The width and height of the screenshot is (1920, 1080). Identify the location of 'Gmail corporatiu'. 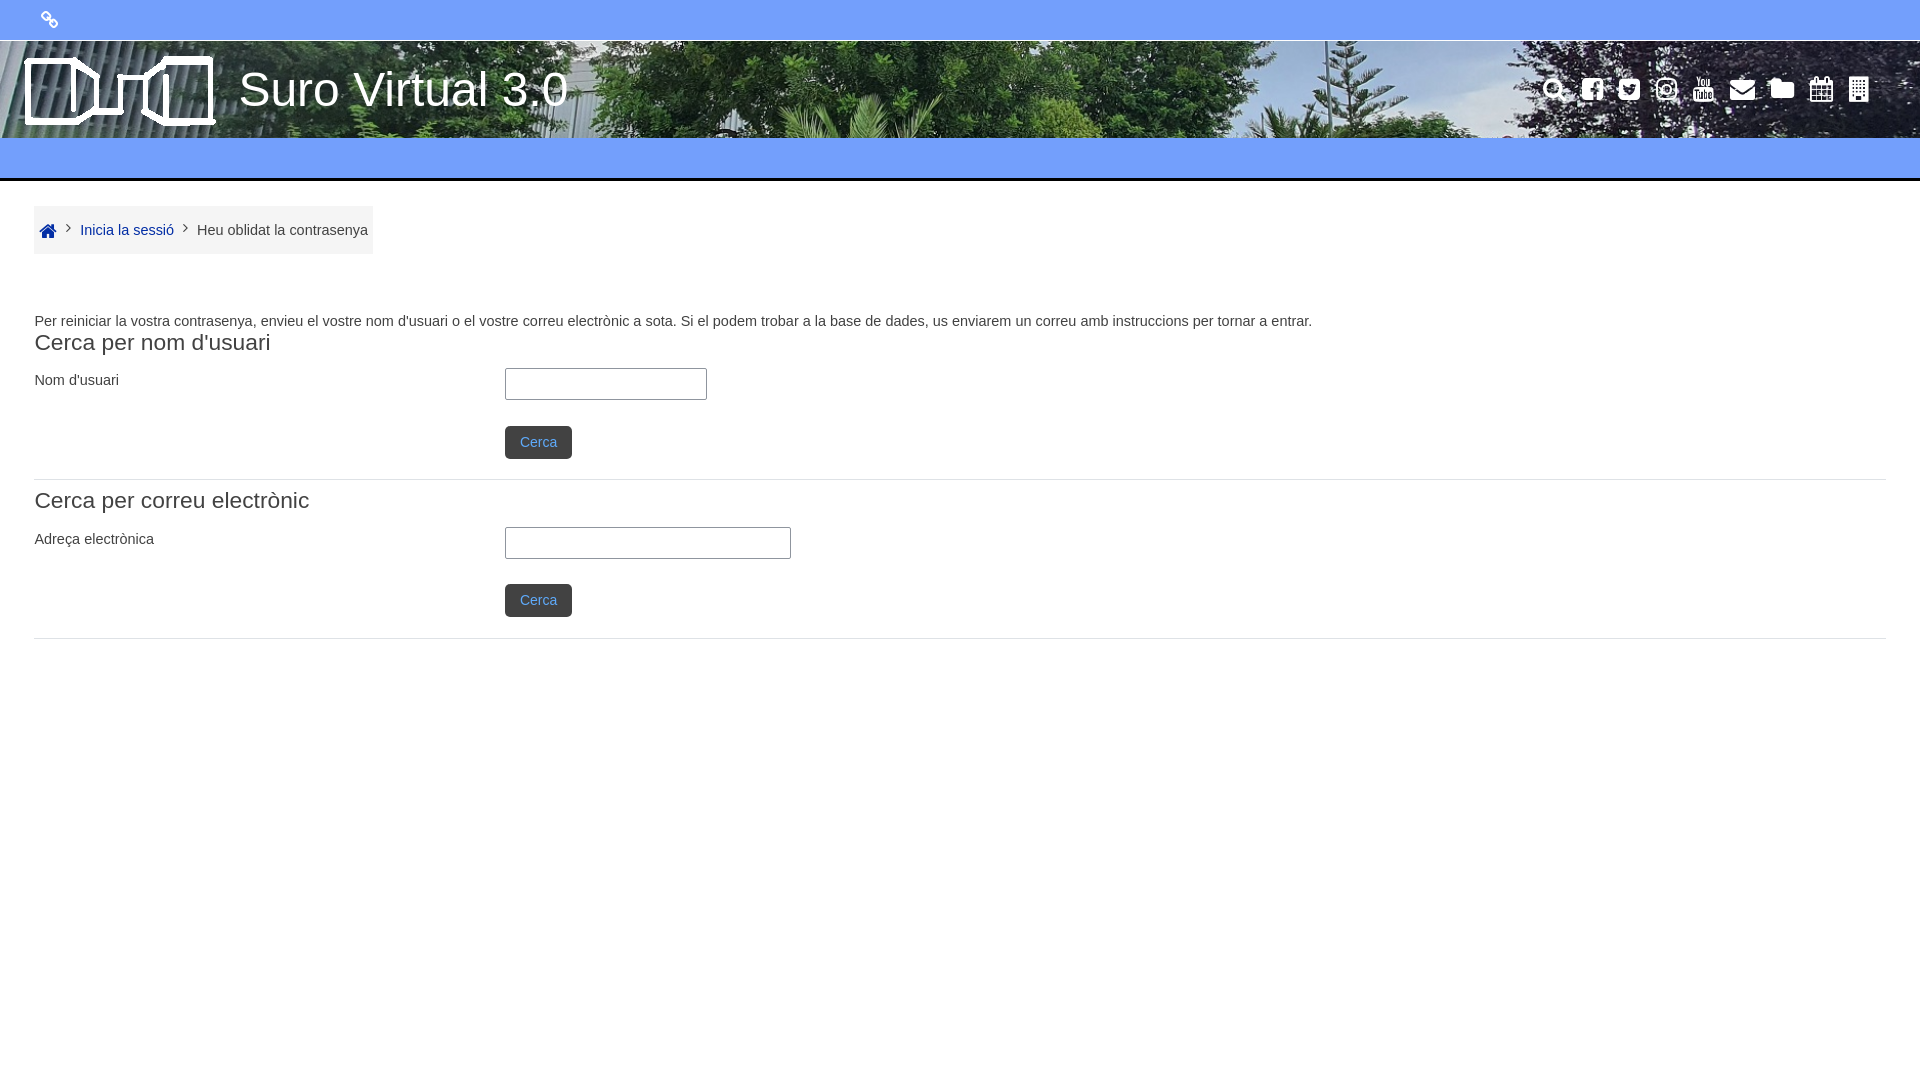
(1741, 92).